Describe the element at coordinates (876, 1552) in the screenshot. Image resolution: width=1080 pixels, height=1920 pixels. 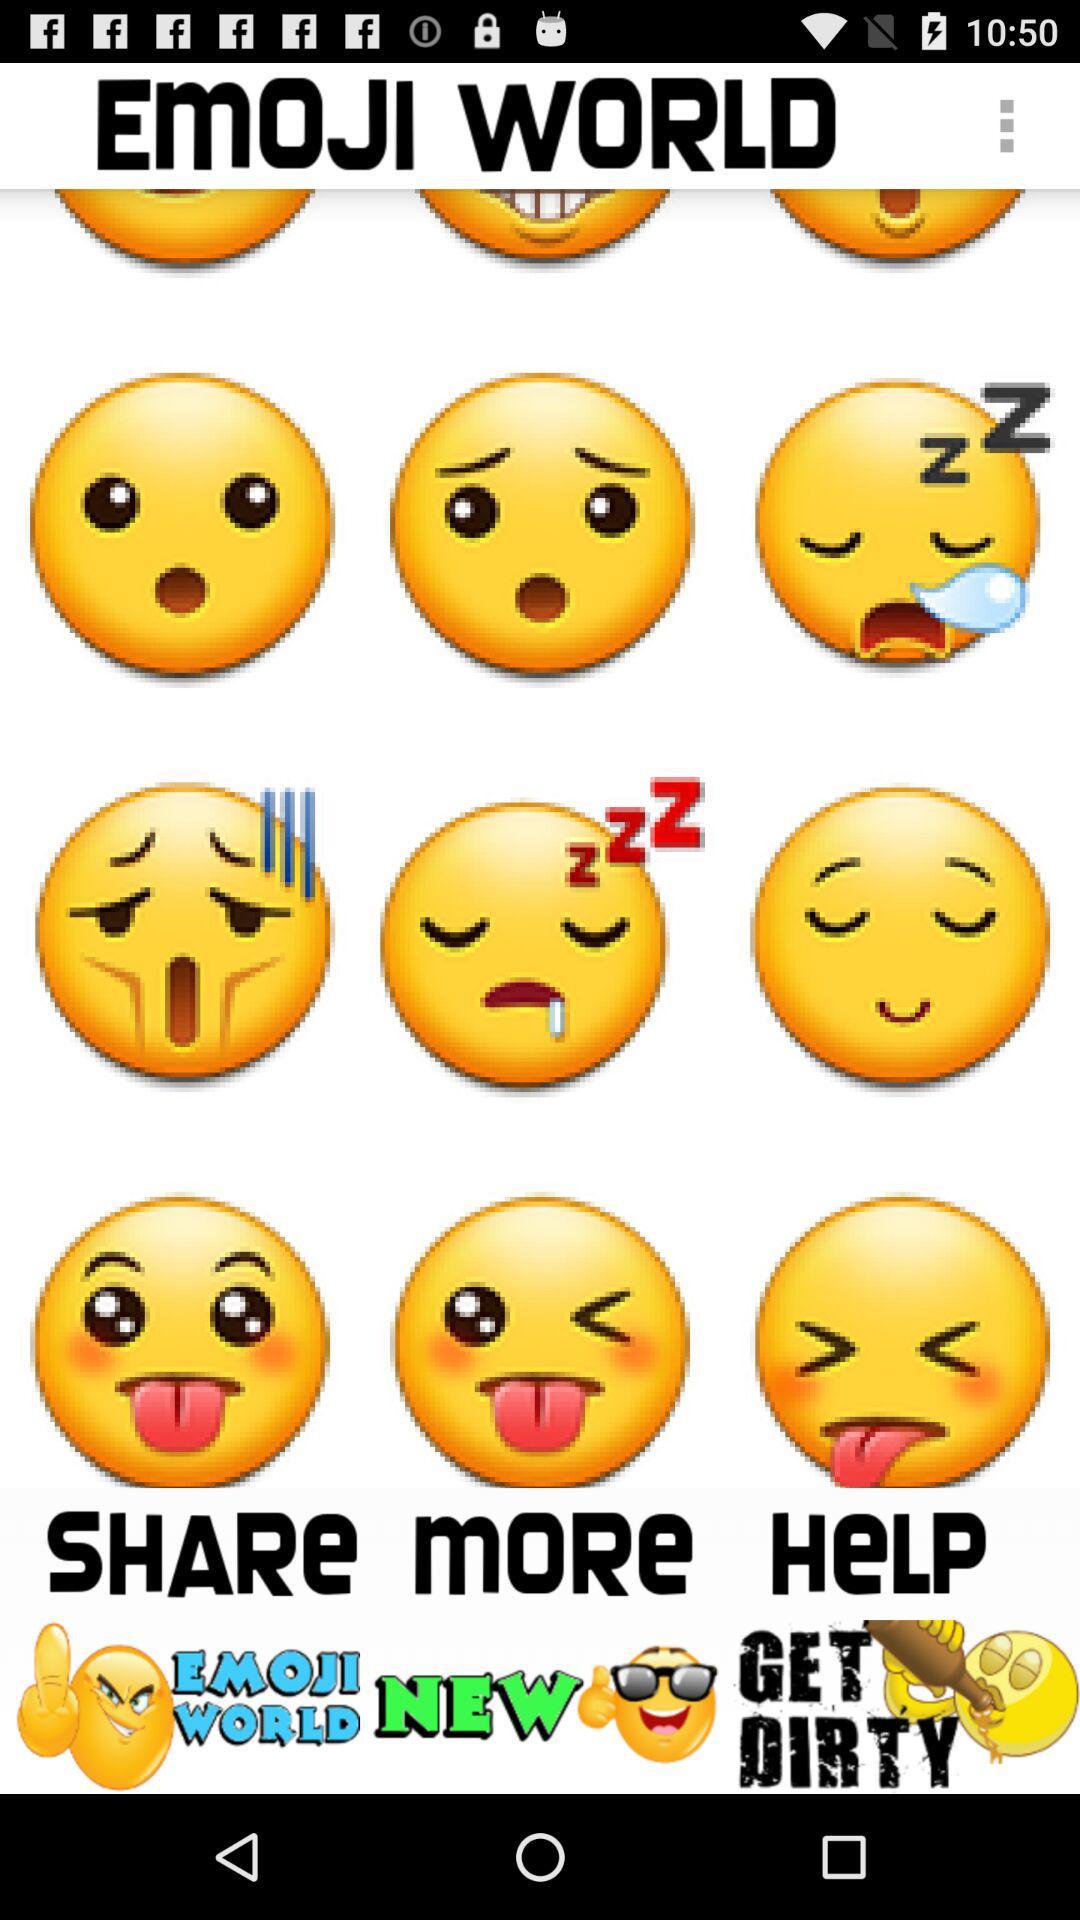
I see `get help` at that location.